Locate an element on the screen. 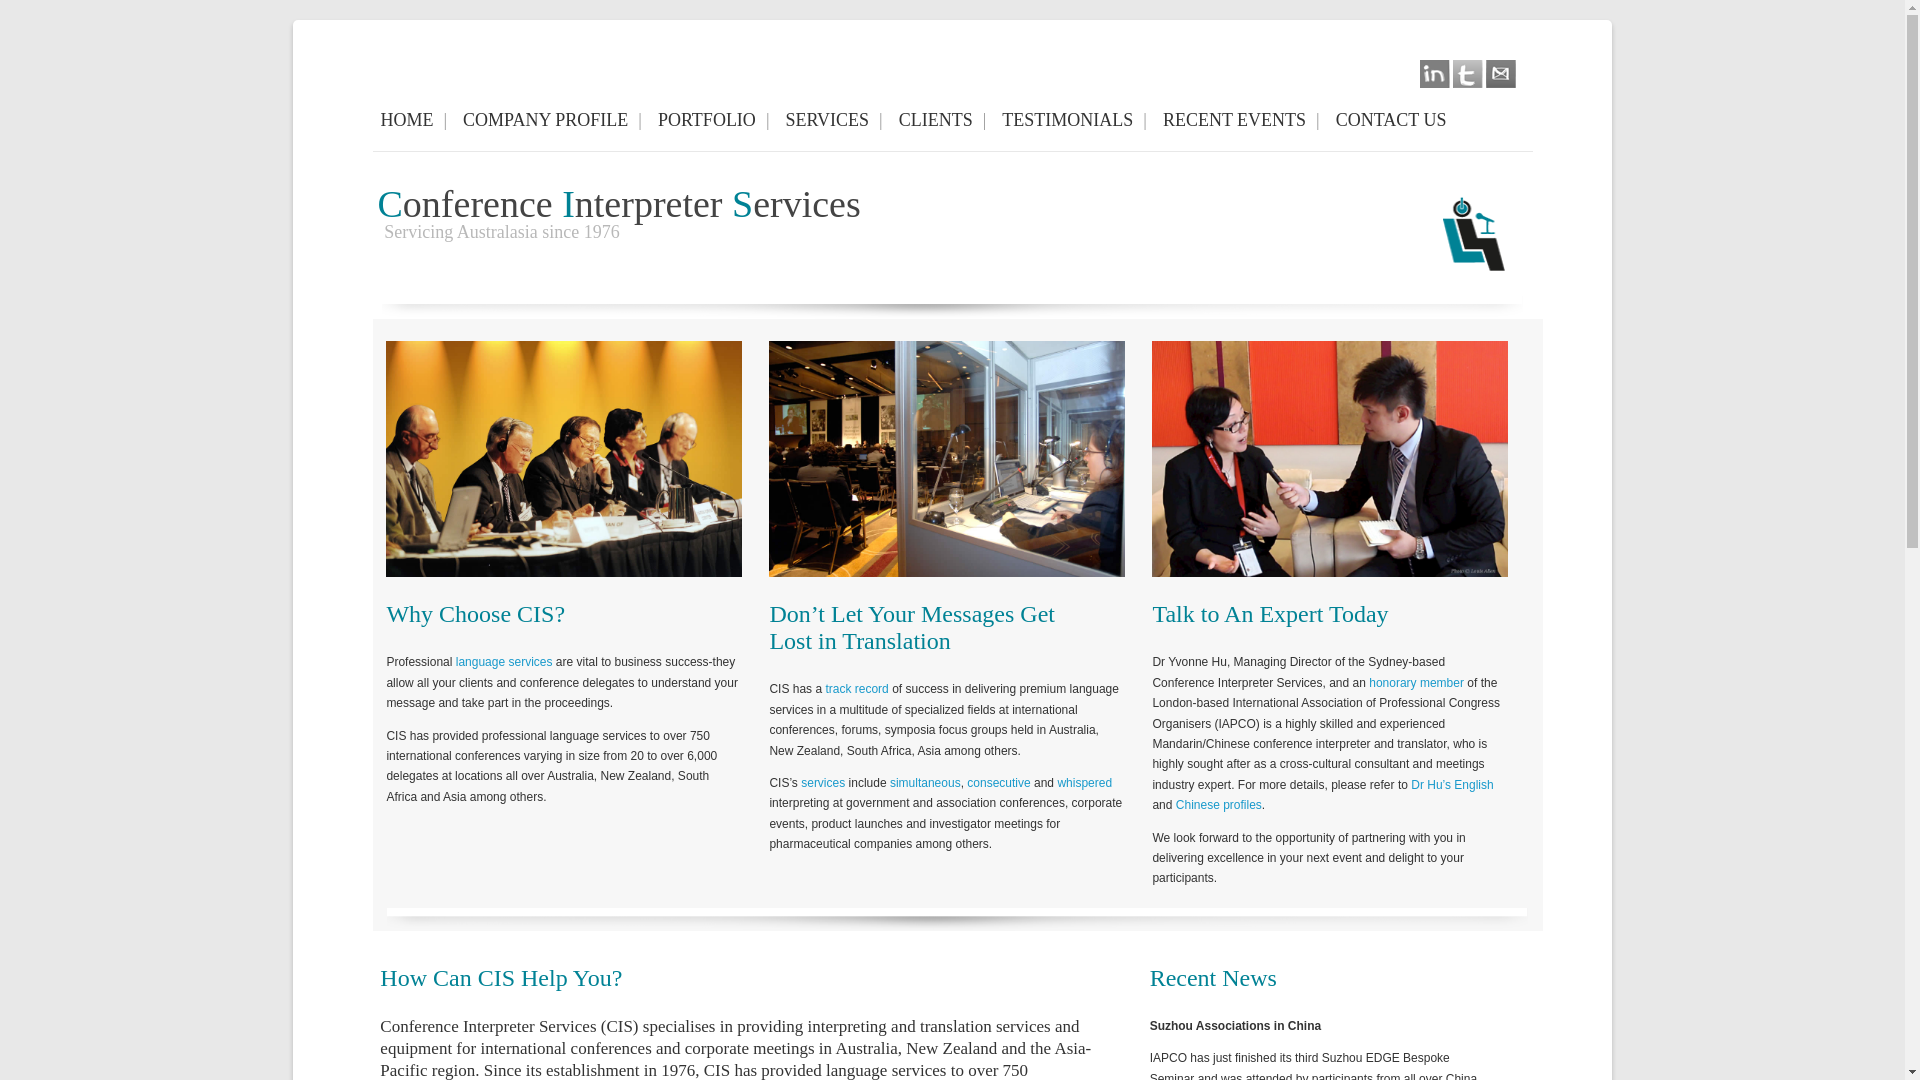 The image size is (1920, 1080). 'CONTACT US' is located at coordinates (1395, 120).